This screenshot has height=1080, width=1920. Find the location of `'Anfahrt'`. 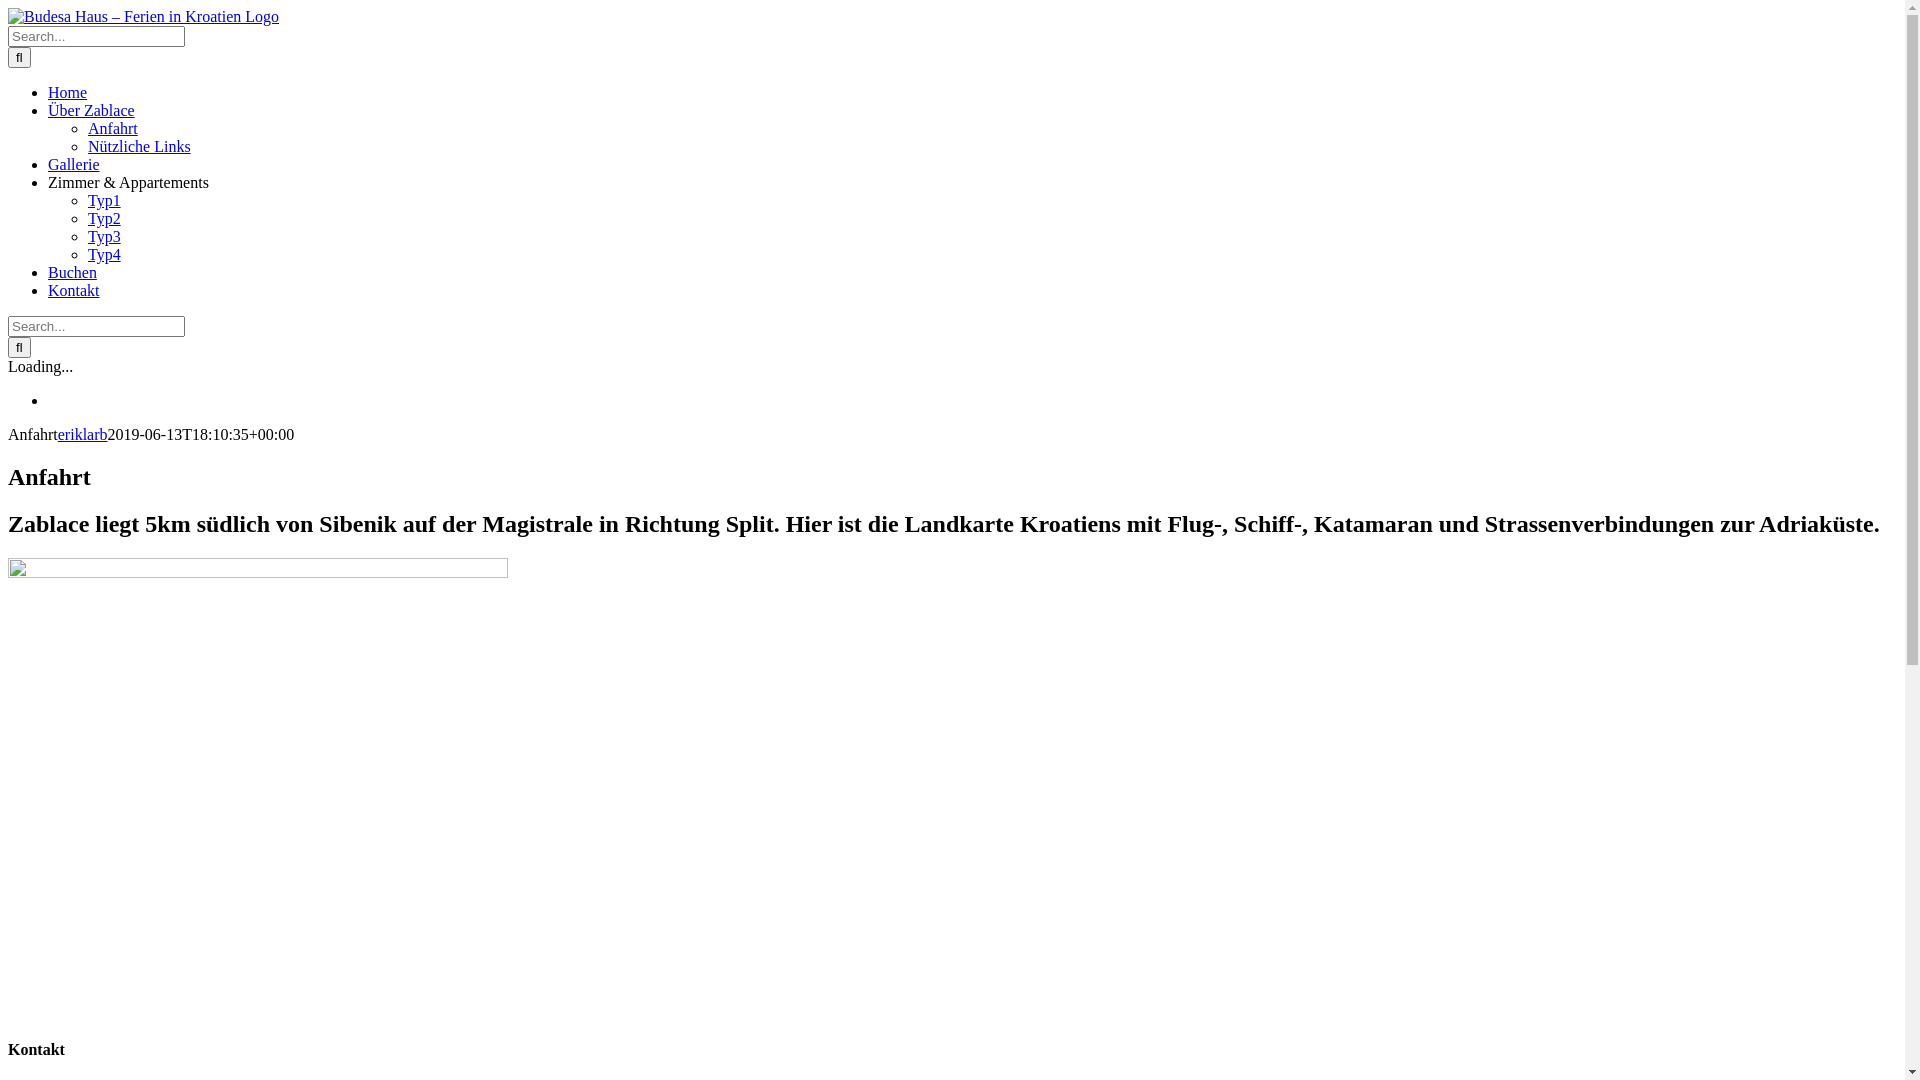

'Anfahrt' is located at coordinates (112, 128).